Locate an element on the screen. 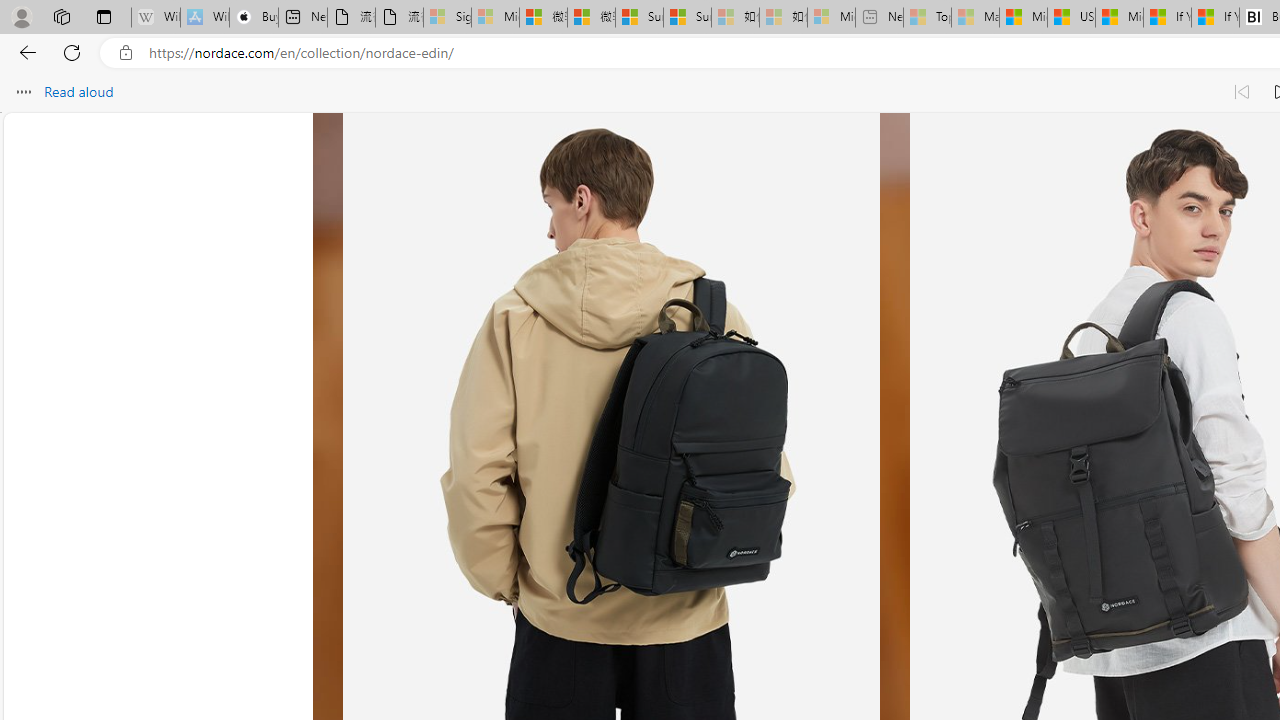 Image resolution: width=1280 pixels, height=720 pixels. 'Buy iPad - Apple' is located at coordinates (253, 17).